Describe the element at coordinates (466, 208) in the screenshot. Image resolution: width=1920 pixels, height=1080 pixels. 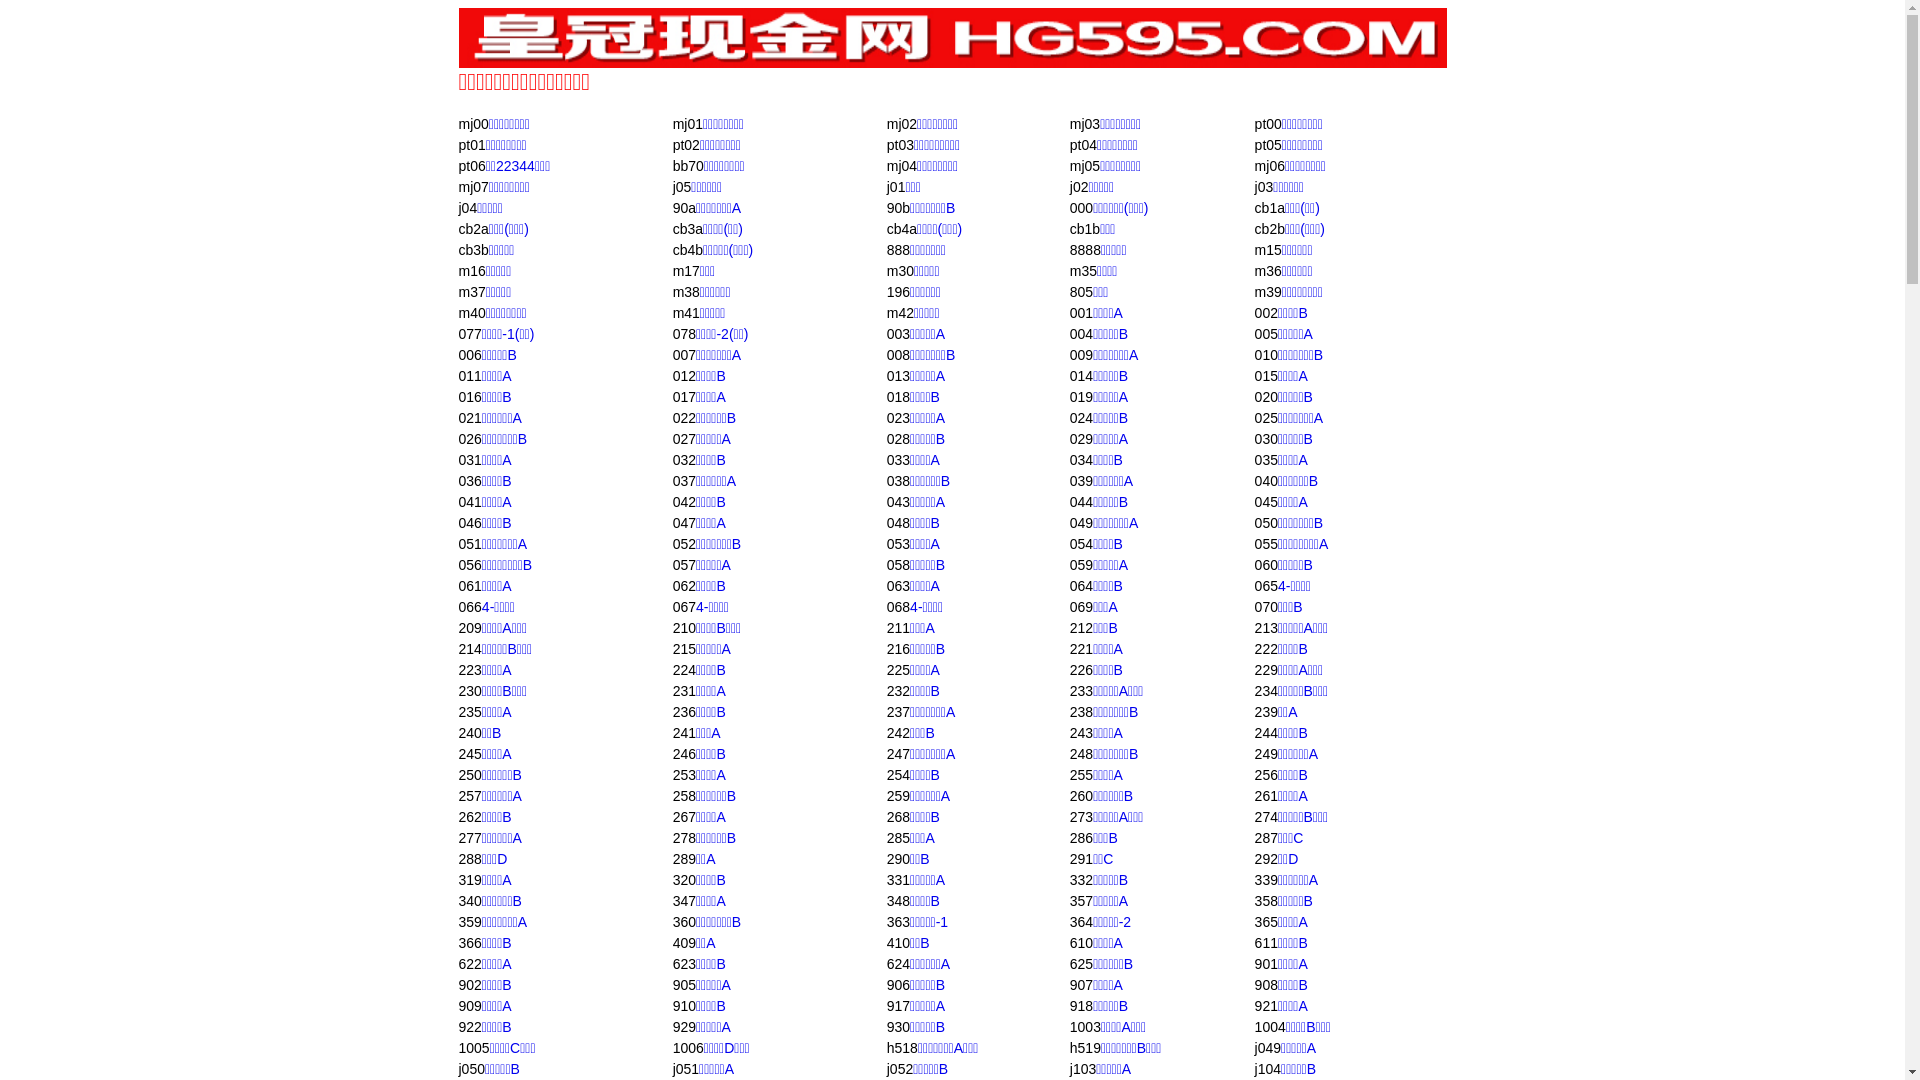
I see `'j04'` at that location.